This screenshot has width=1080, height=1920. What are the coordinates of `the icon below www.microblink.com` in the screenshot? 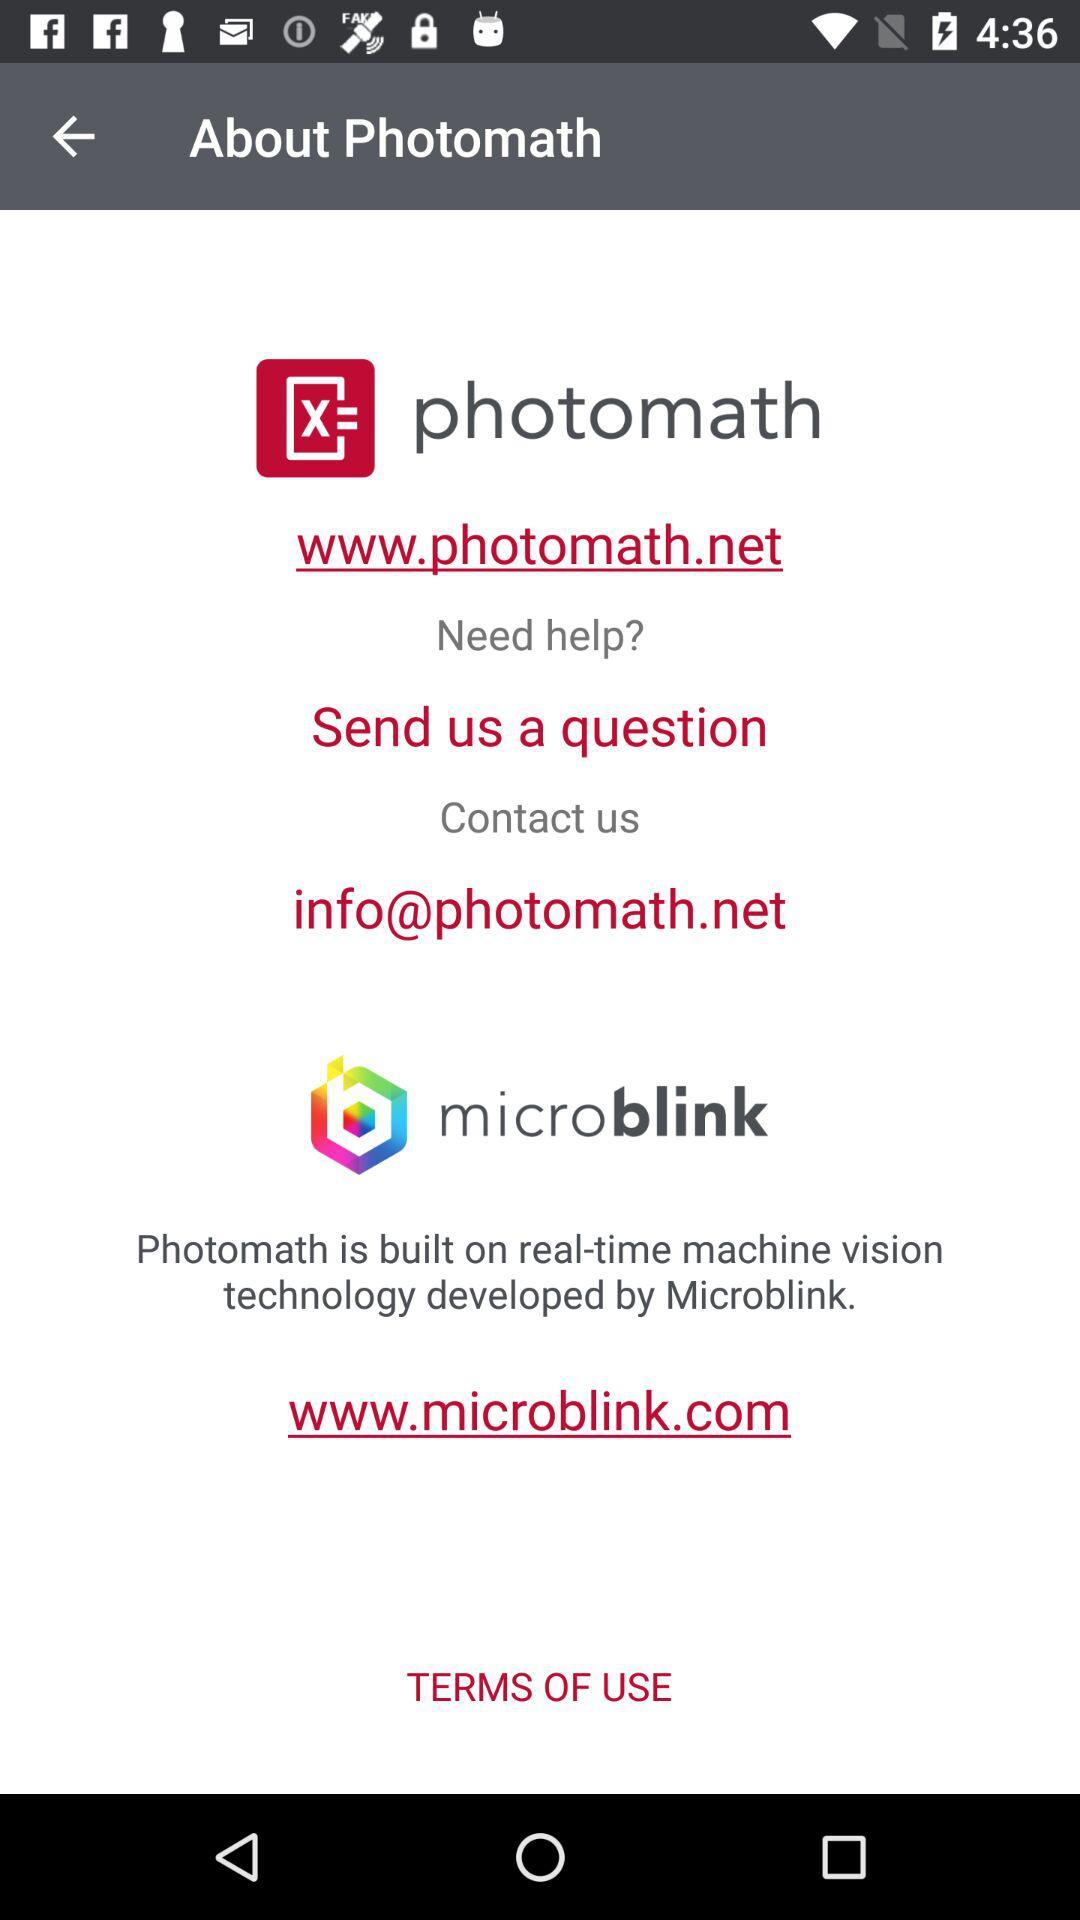 It's located at (538, 1684).